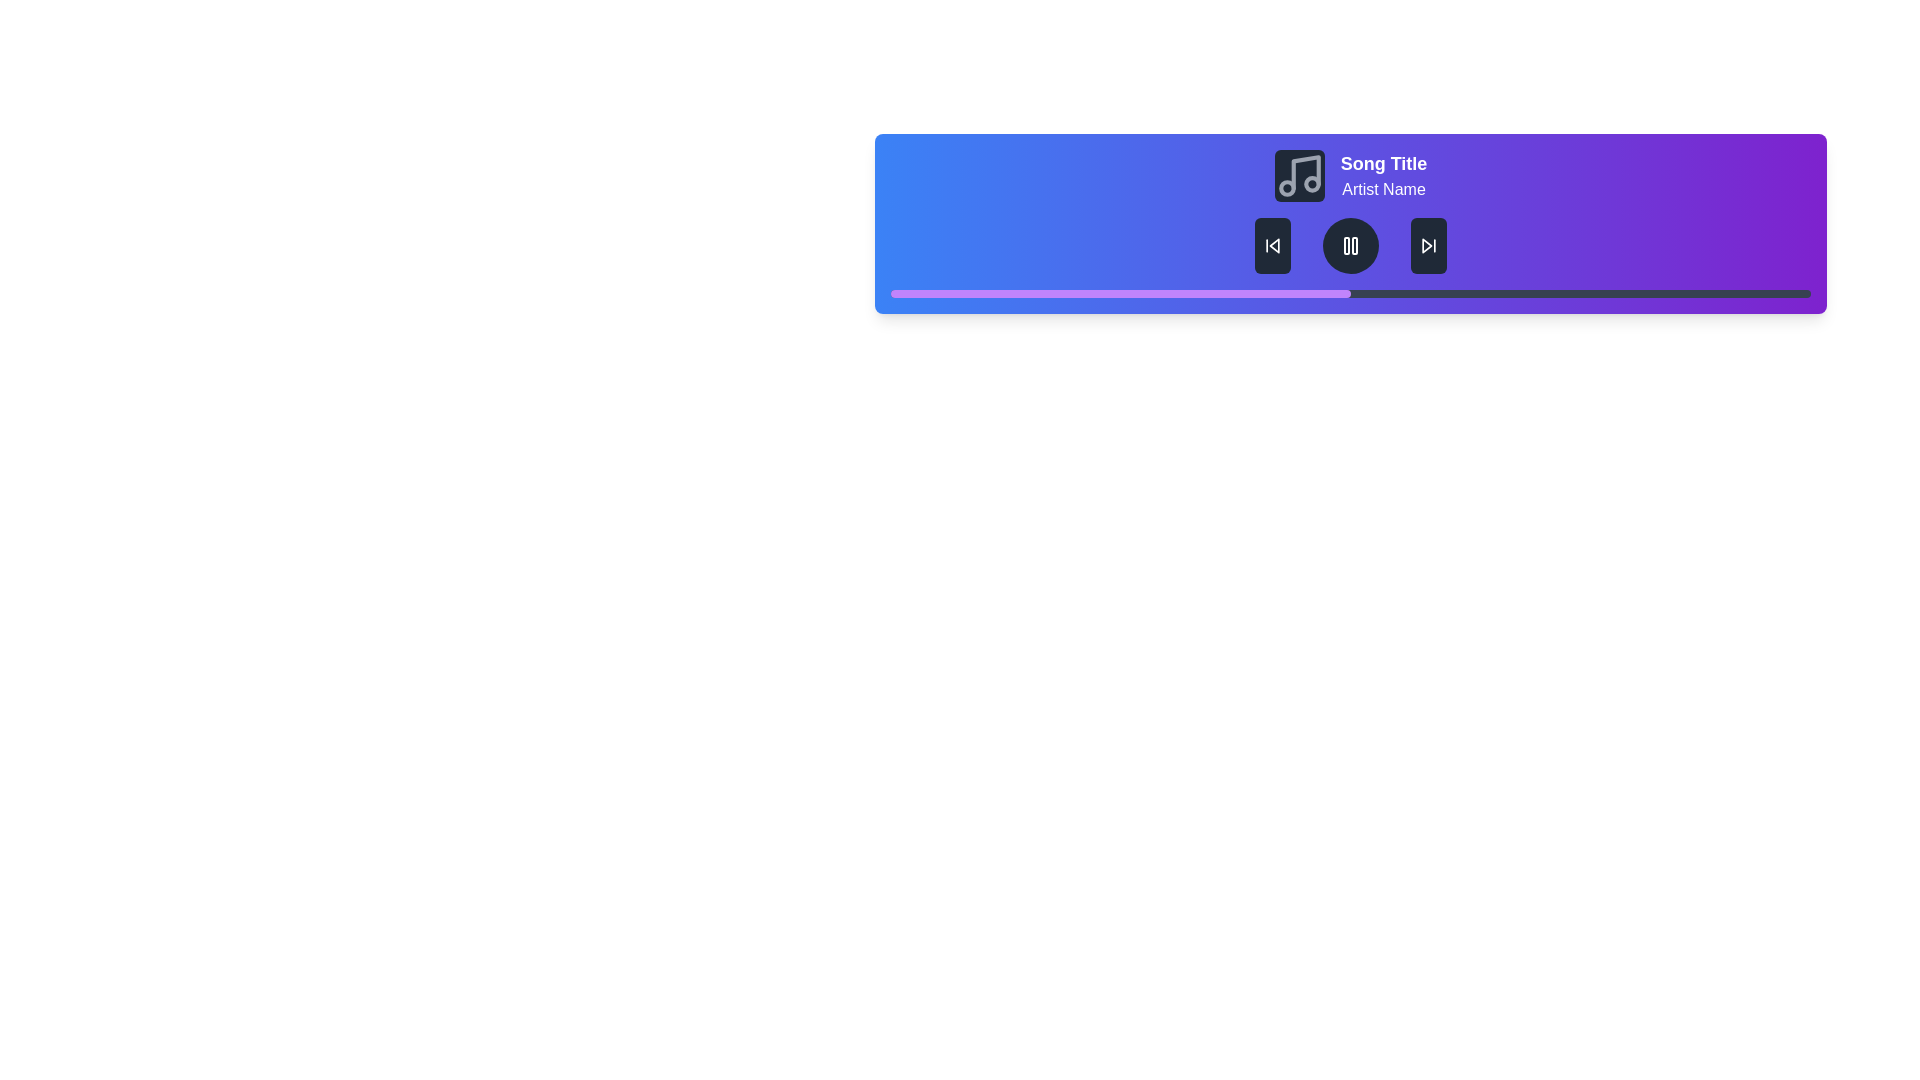 Image resolution: width=1920 pixels, height=1080 pixels. I want to click on the music-related decorative icon located to the left of the 'Song Title' and 'Artist Name' text in the top section of the player interface, so click(1299, 175).